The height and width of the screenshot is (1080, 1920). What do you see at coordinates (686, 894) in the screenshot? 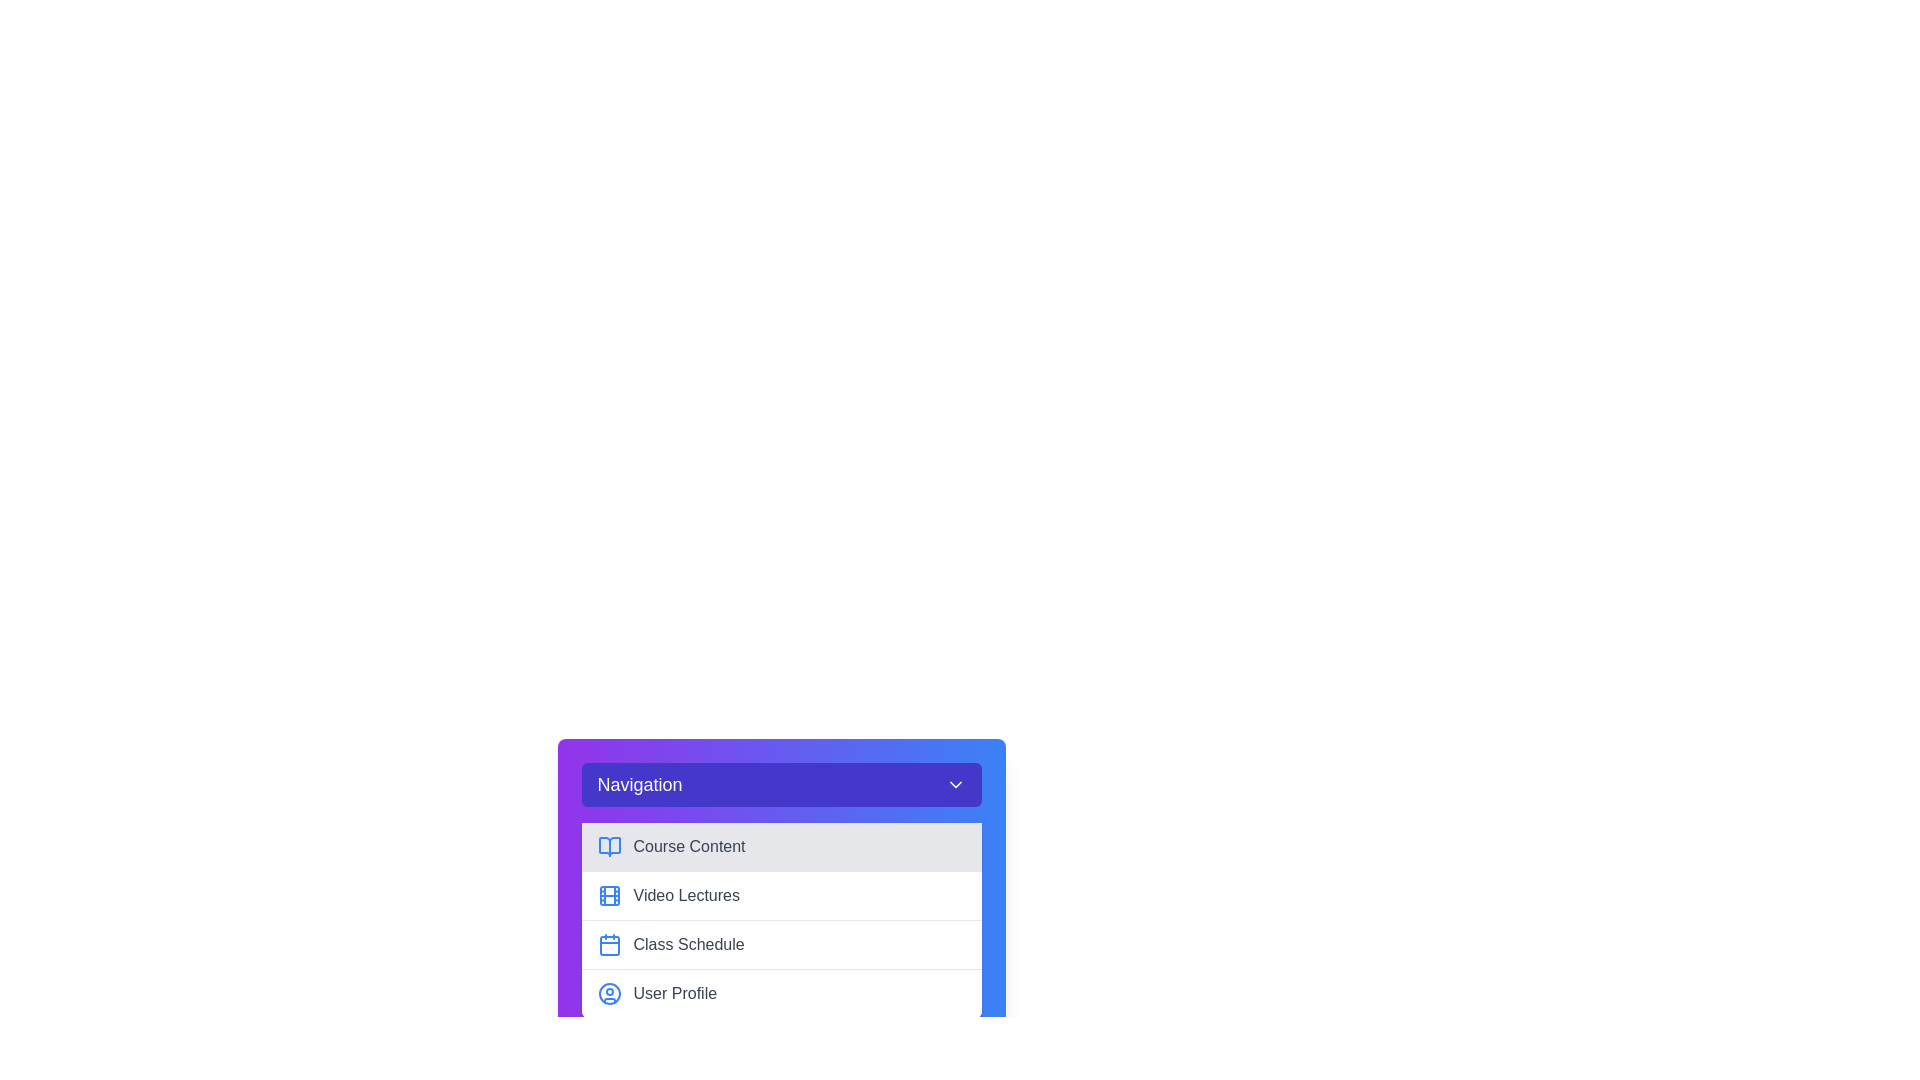
I see `the 'Video Lectures' navigation link in the vertical menu` at bounding box center [686, 894].